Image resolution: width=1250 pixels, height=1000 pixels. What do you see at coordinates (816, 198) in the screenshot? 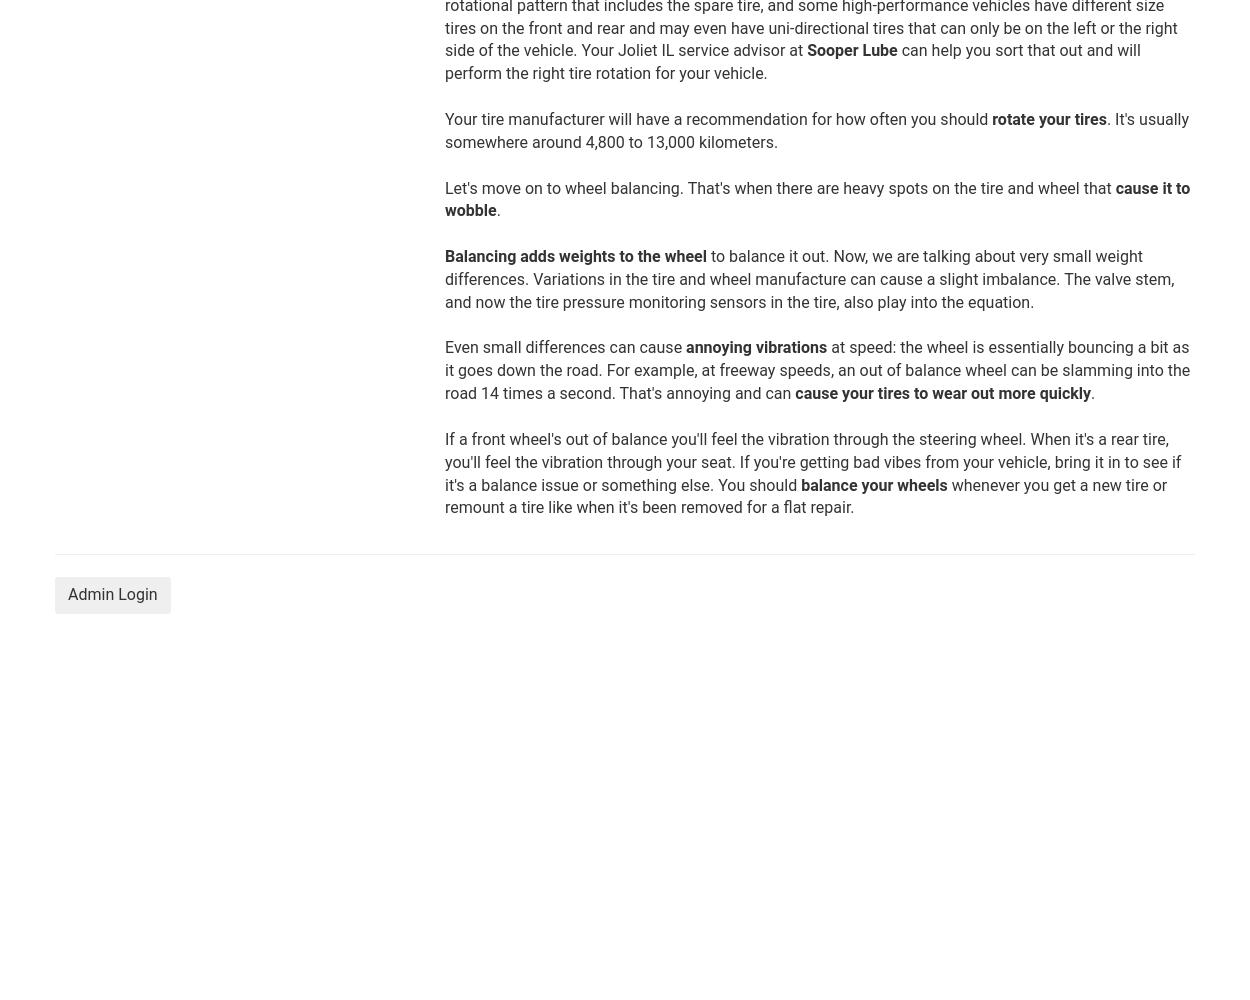
I see `'cause it to wobble'` at bounding box center [816, 198].